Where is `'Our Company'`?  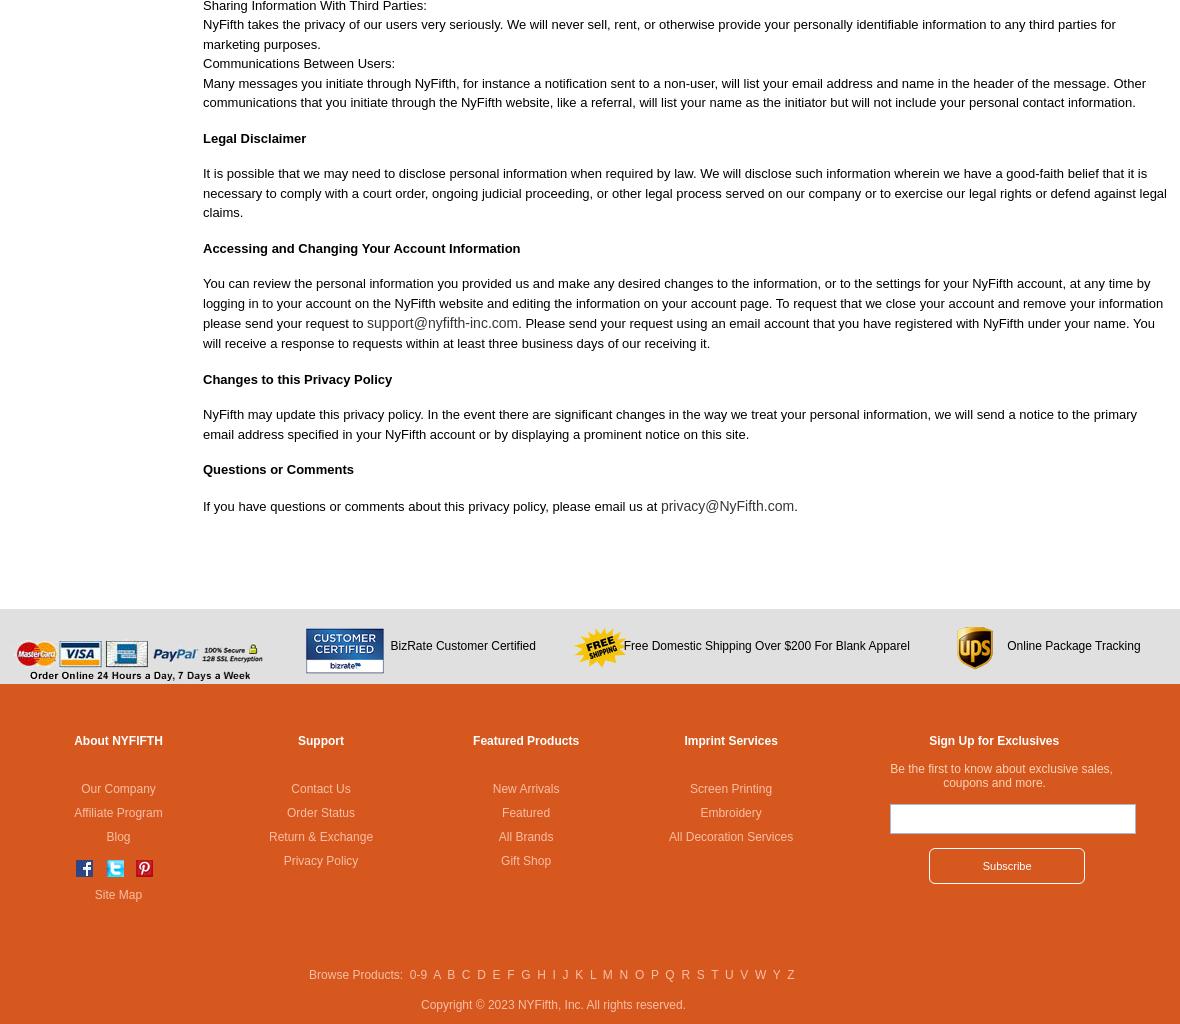
'Our Company' is located at coordinates (117, 787).